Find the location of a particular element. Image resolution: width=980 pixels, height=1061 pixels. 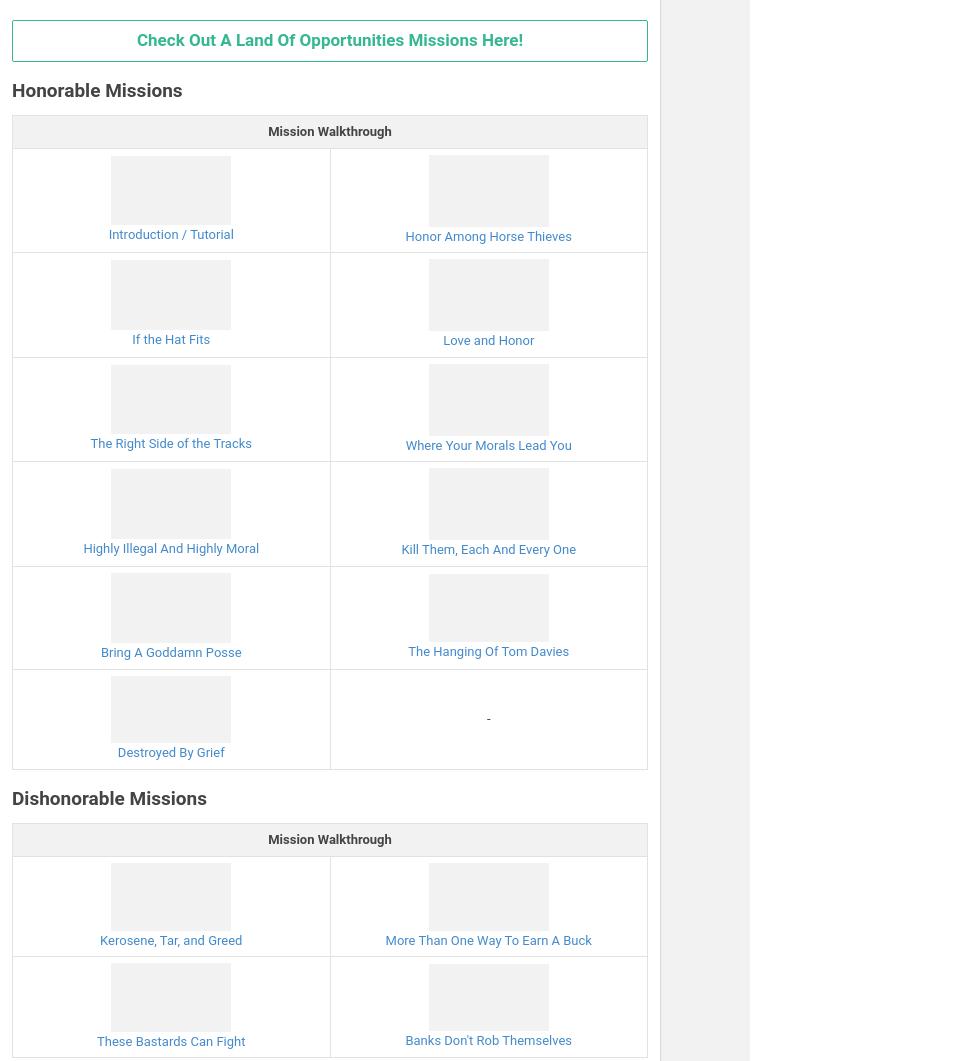

'Dishonorable Missions' is located at coordinates (108, 797).